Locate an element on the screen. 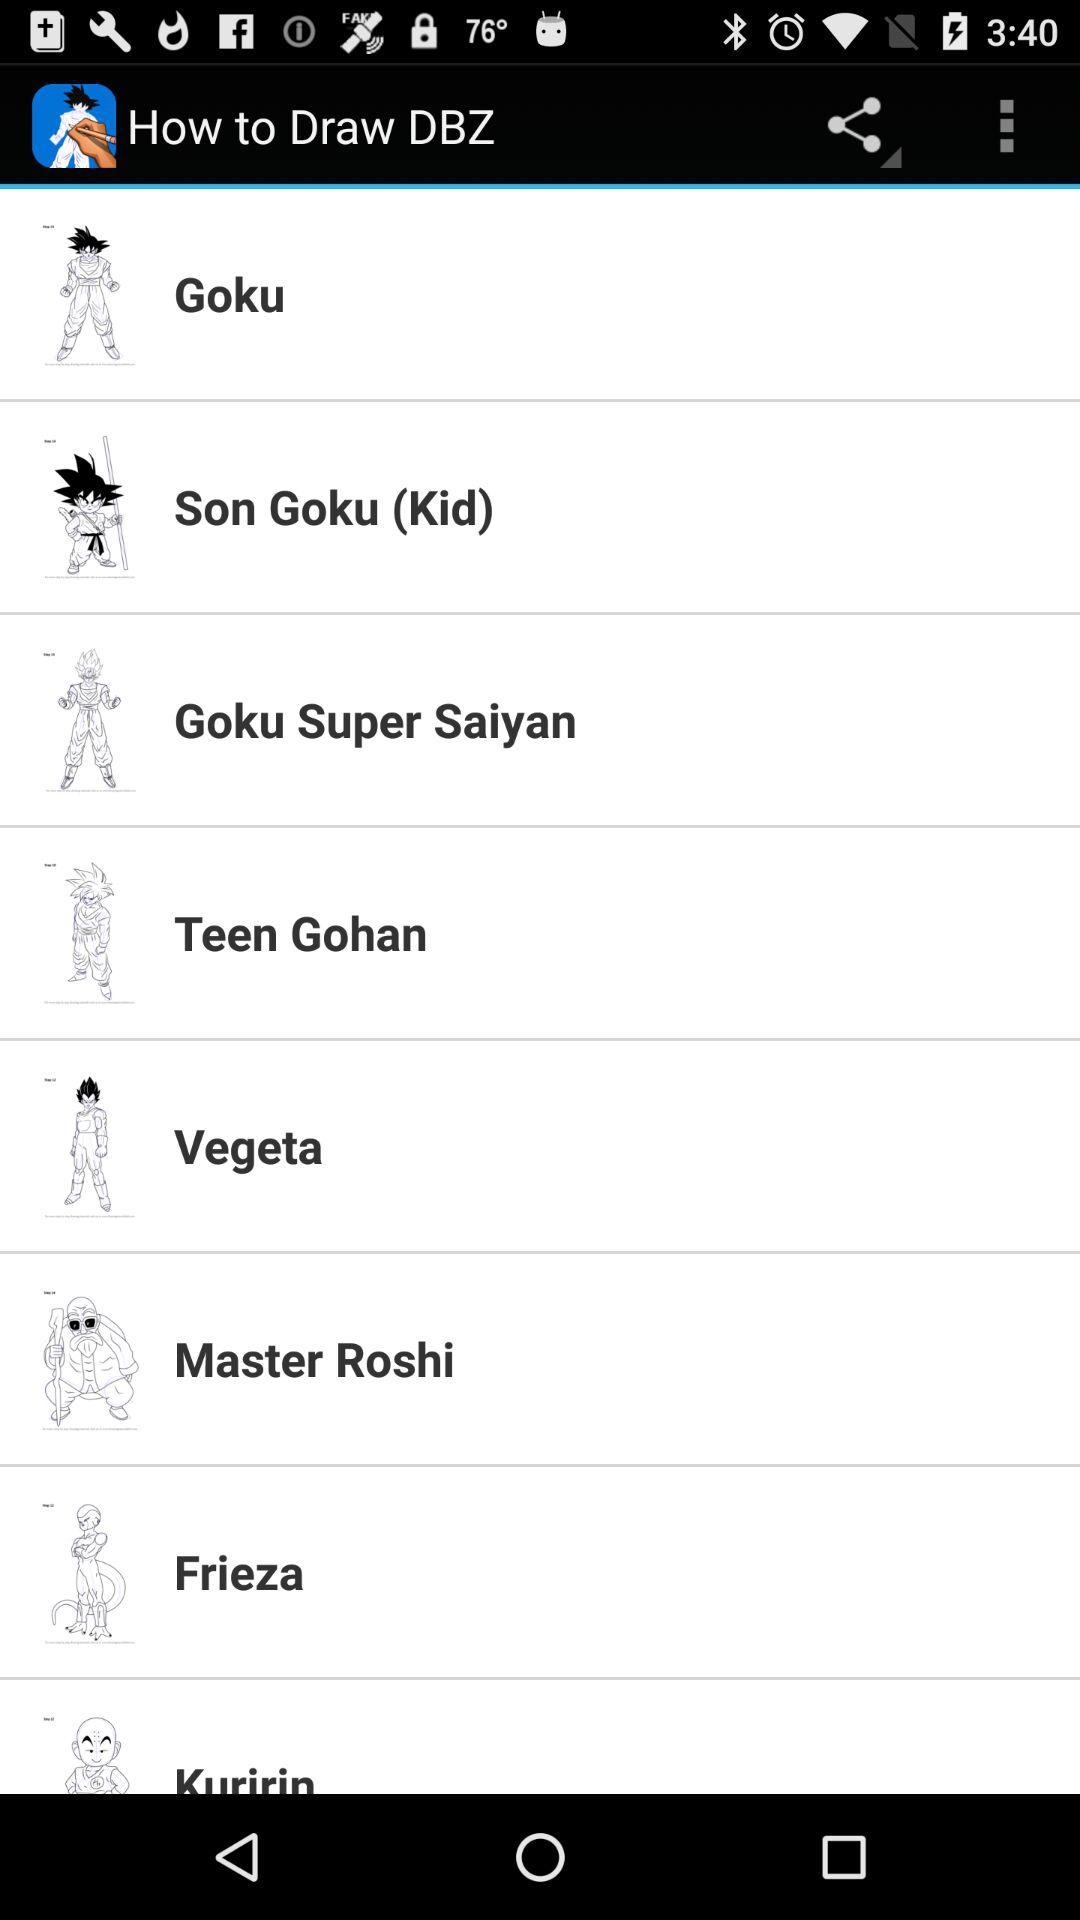 This screenshot has width=1080, height=1920. item below goku super saiyan app is located at coordinates (613, 931).